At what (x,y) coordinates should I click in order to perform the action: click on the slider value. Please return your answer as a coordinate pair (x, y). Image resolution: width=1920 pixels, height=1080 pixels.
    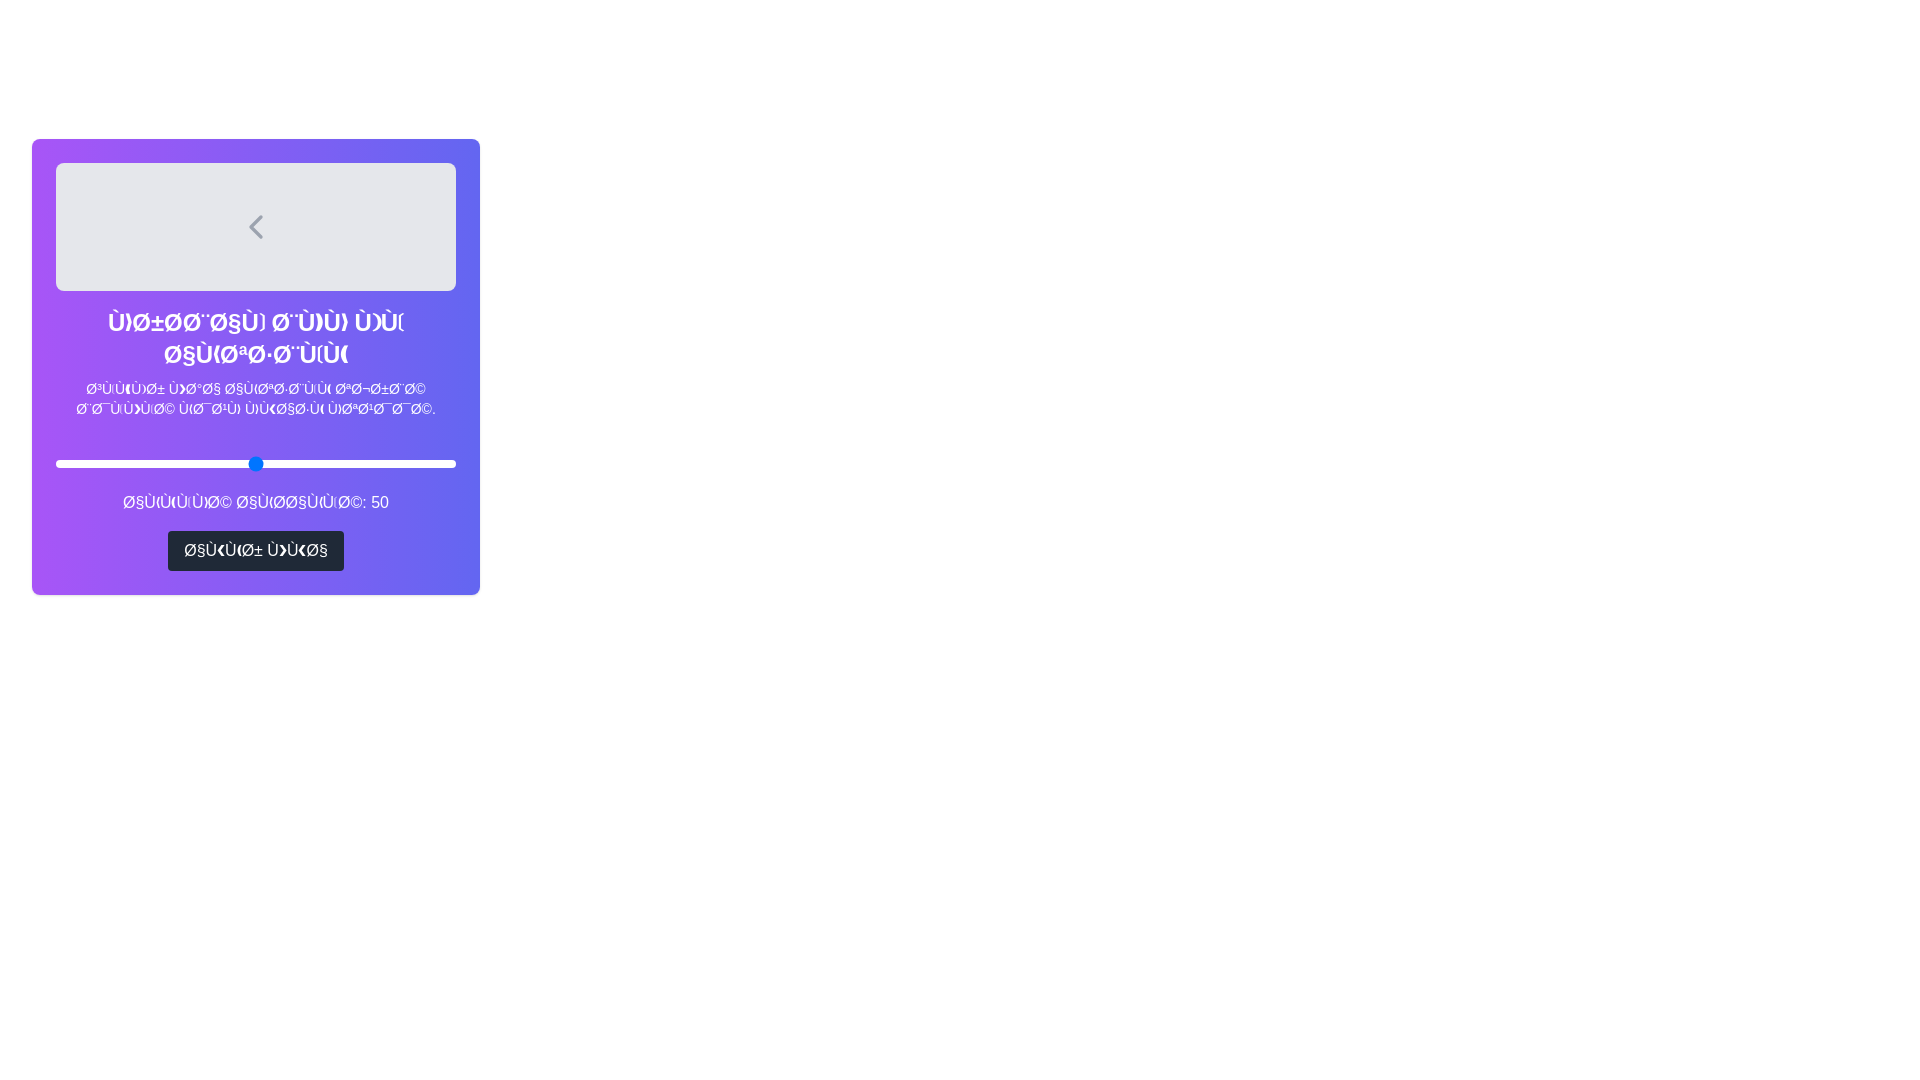
    Looking at the image, I should click on (251, 463).